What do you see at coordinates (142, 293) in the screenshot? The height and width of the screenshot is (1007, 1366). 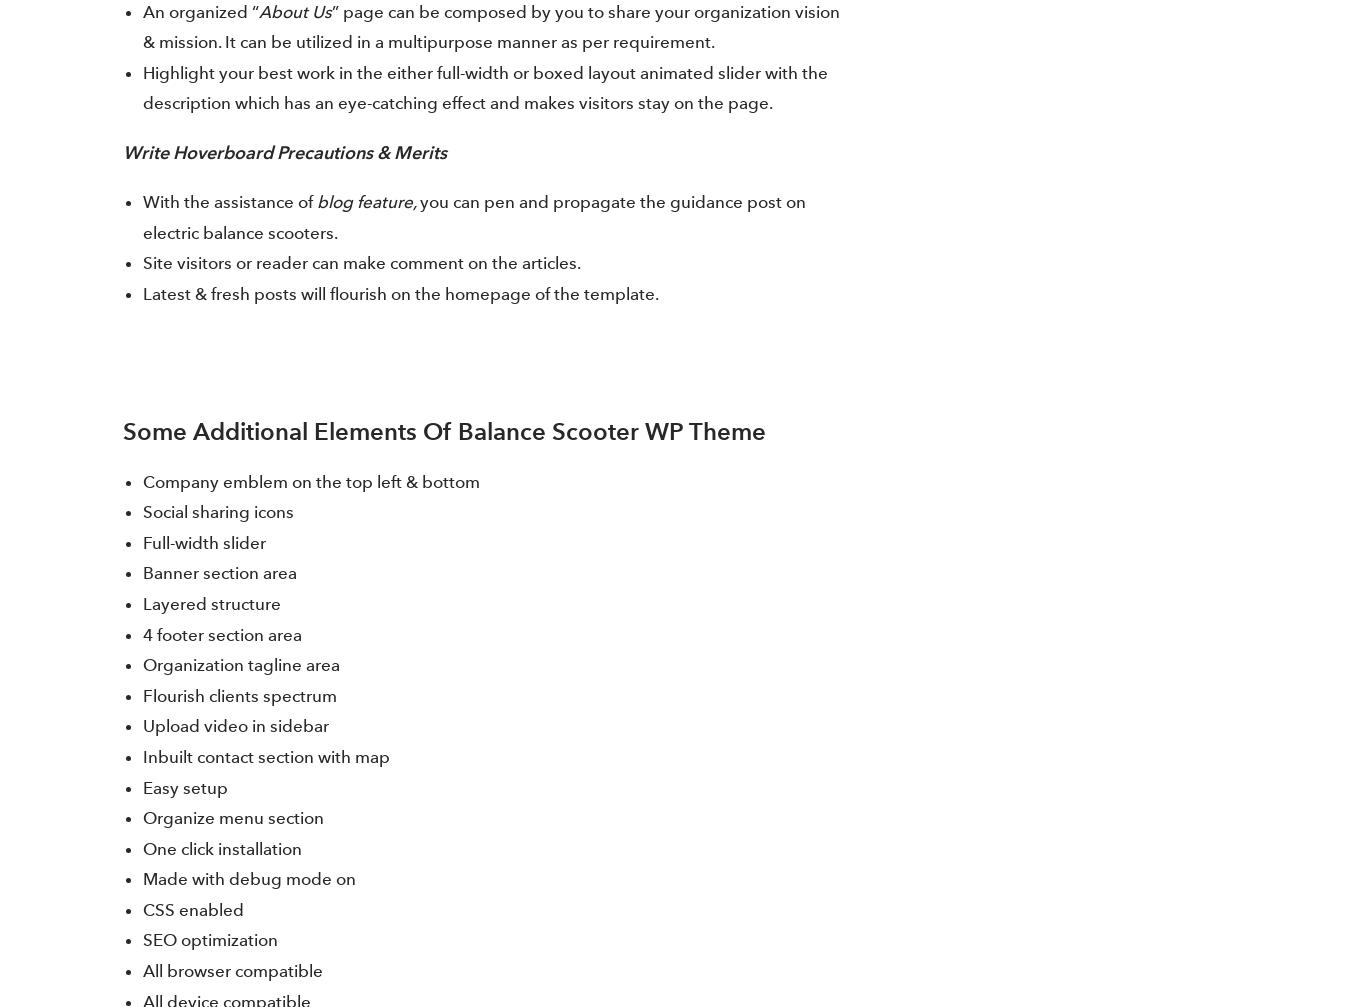 I see `'Latest & fresh posts will flourish on the homepage of the template.'` at bounding box center [142, 293].